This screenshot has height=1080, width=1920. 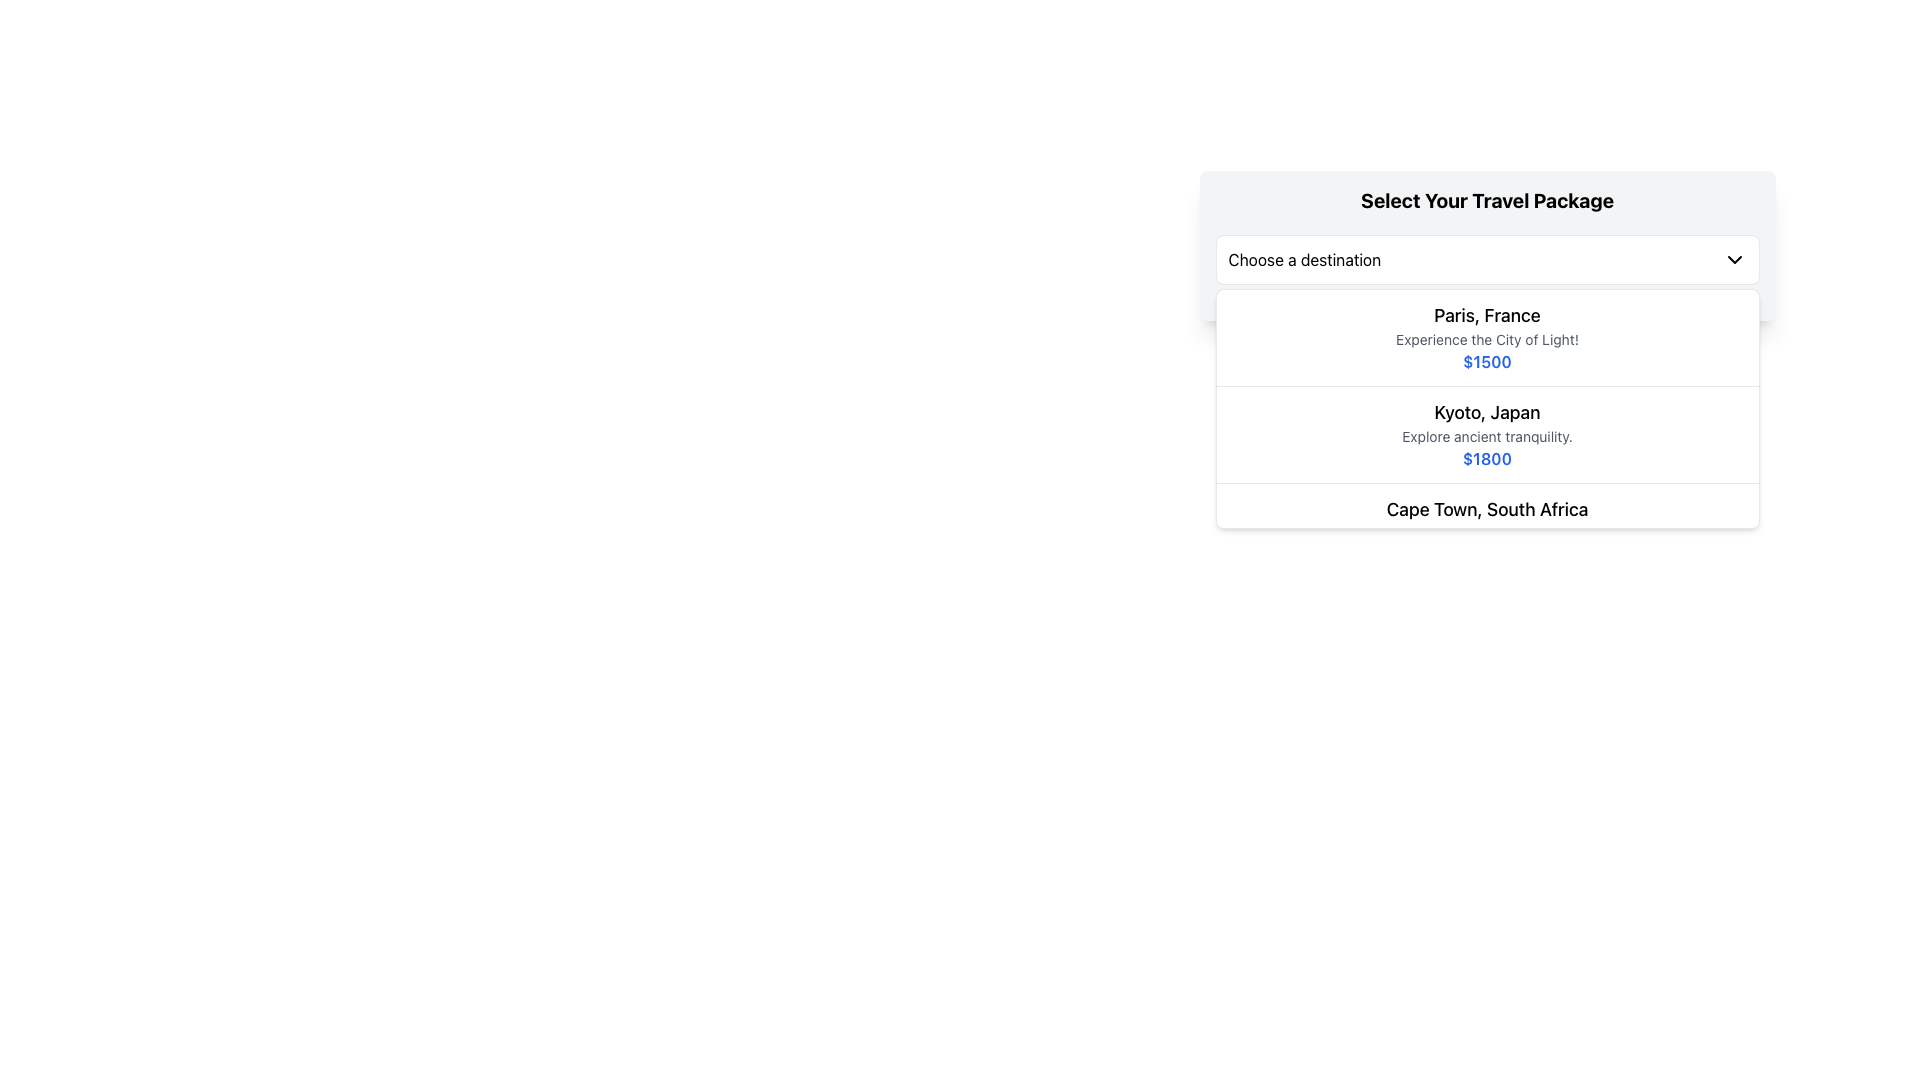 What do you see at coordinates (1487, 245) in the screenshot?
I see `the dropdown menu for selecting a travel package` at bounding box center [1487, 245].